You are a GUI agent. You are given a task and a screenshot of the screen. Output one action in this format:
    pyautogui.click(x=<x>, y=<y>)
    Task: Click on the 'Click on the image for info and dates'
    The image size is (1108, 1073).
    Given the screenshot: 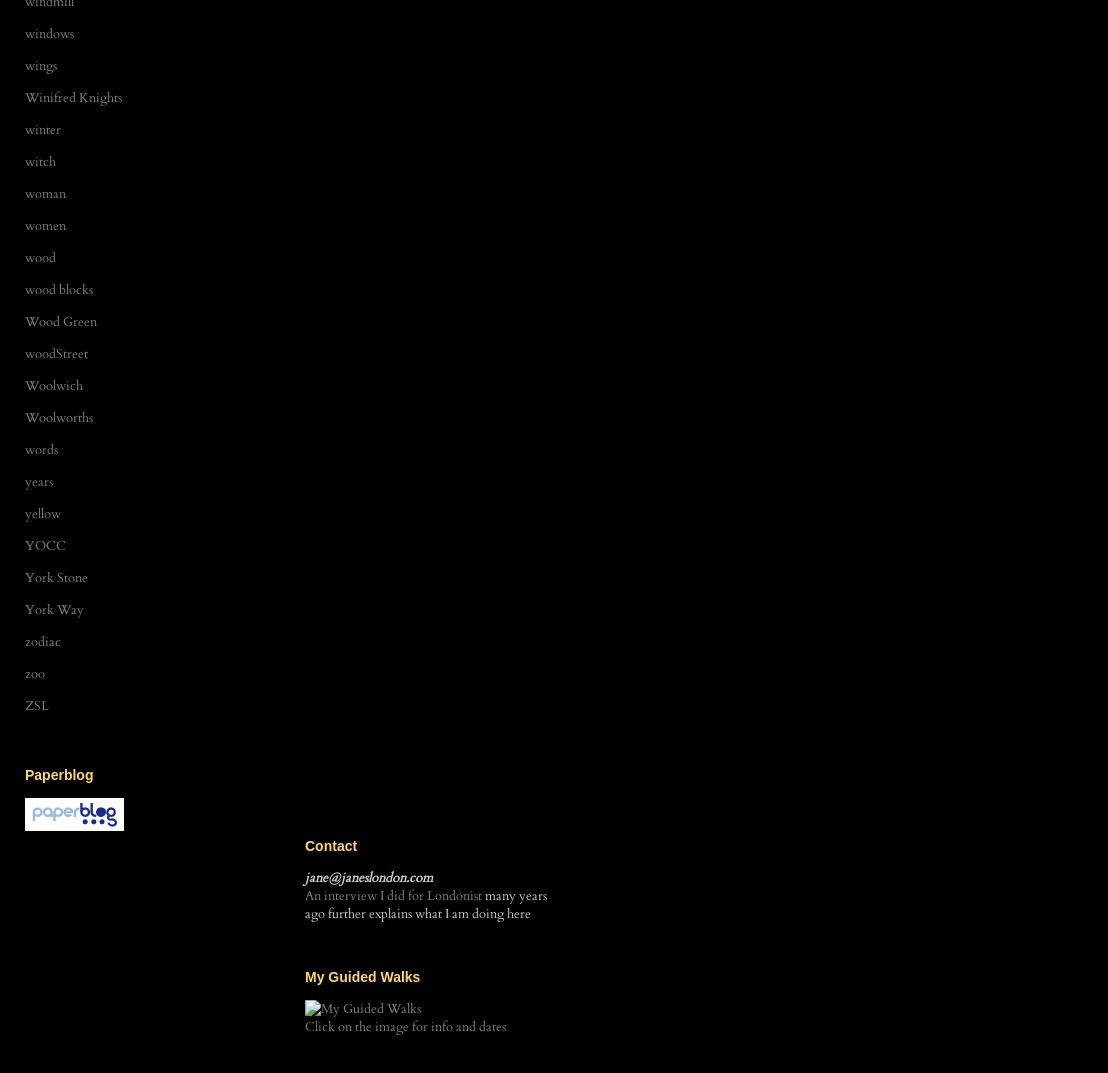 What is the action you would take?
    pyautogui.click(x=405, y=1026)
    